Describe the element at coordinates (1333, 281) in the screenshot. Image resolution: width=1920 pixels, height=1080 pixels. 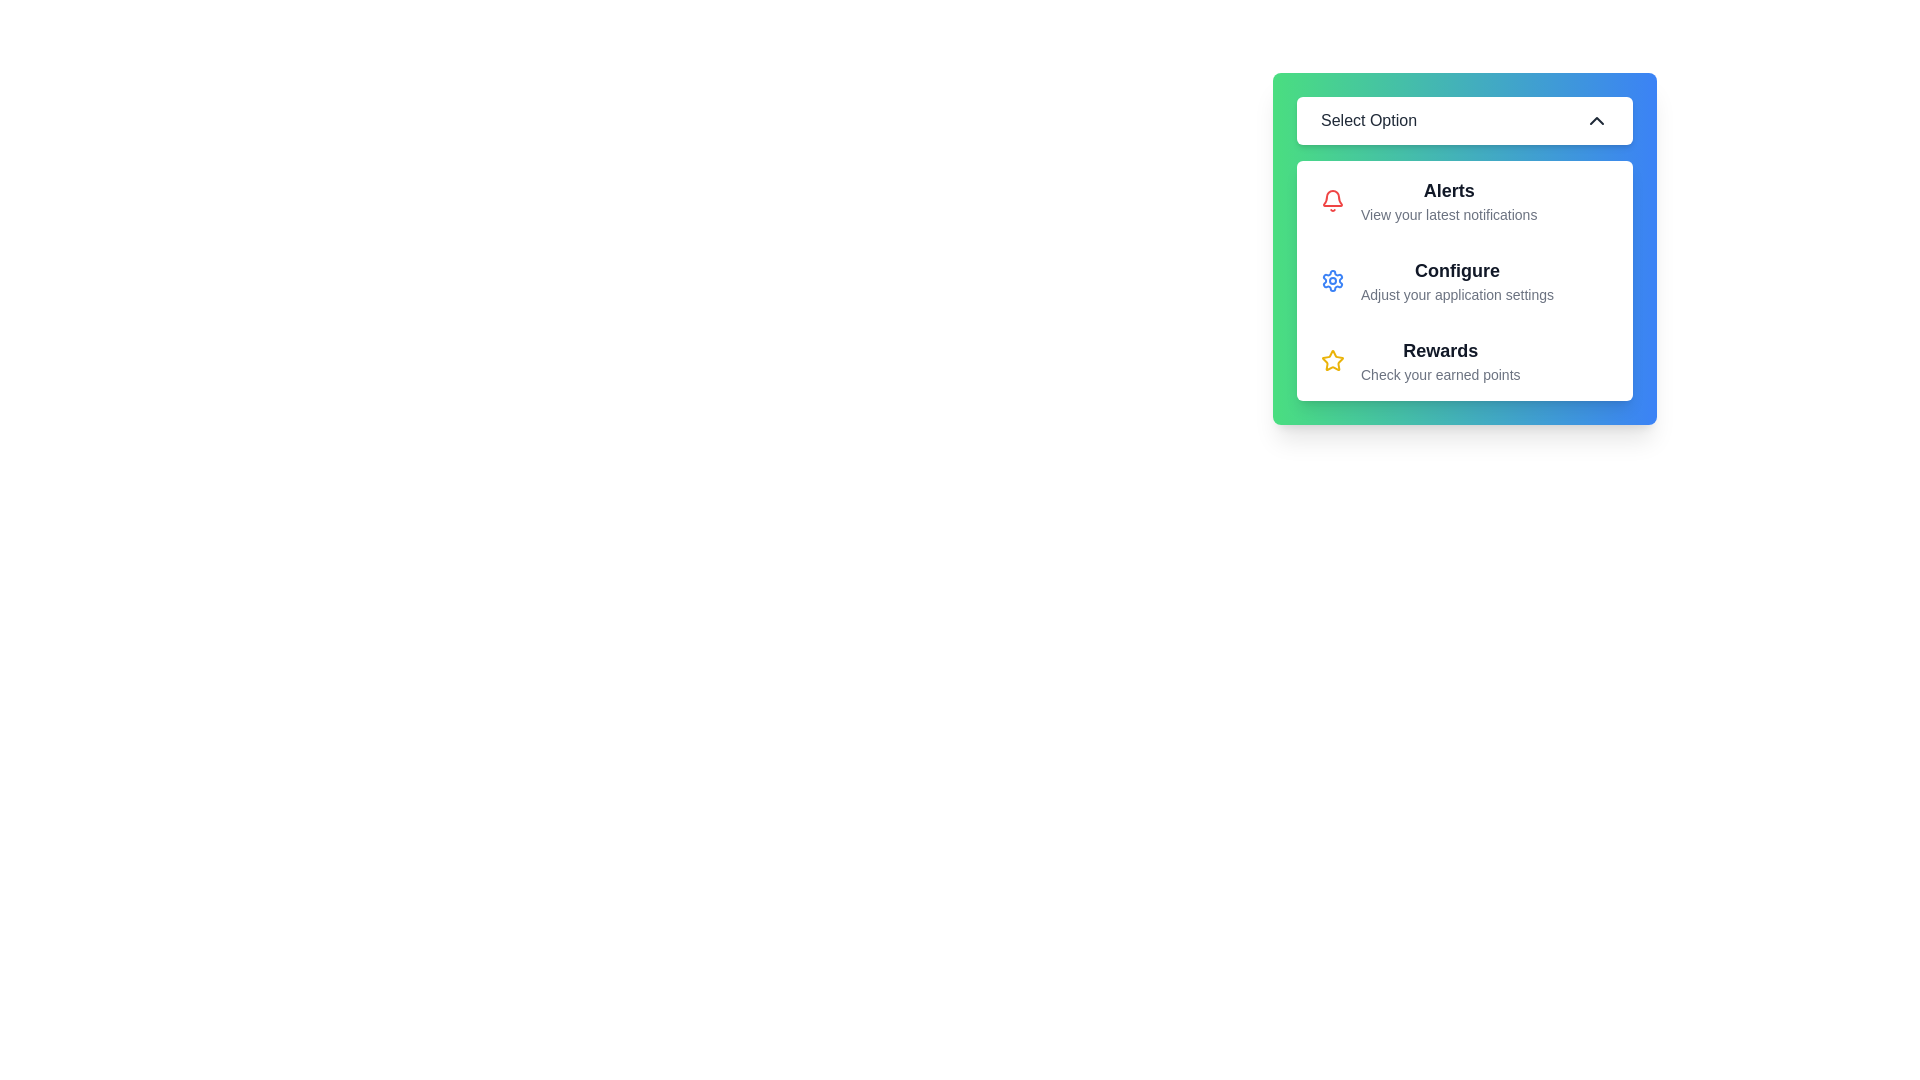
I see `the gear-like settings icon located at the upper right corner of the dropdown options box` at that location.